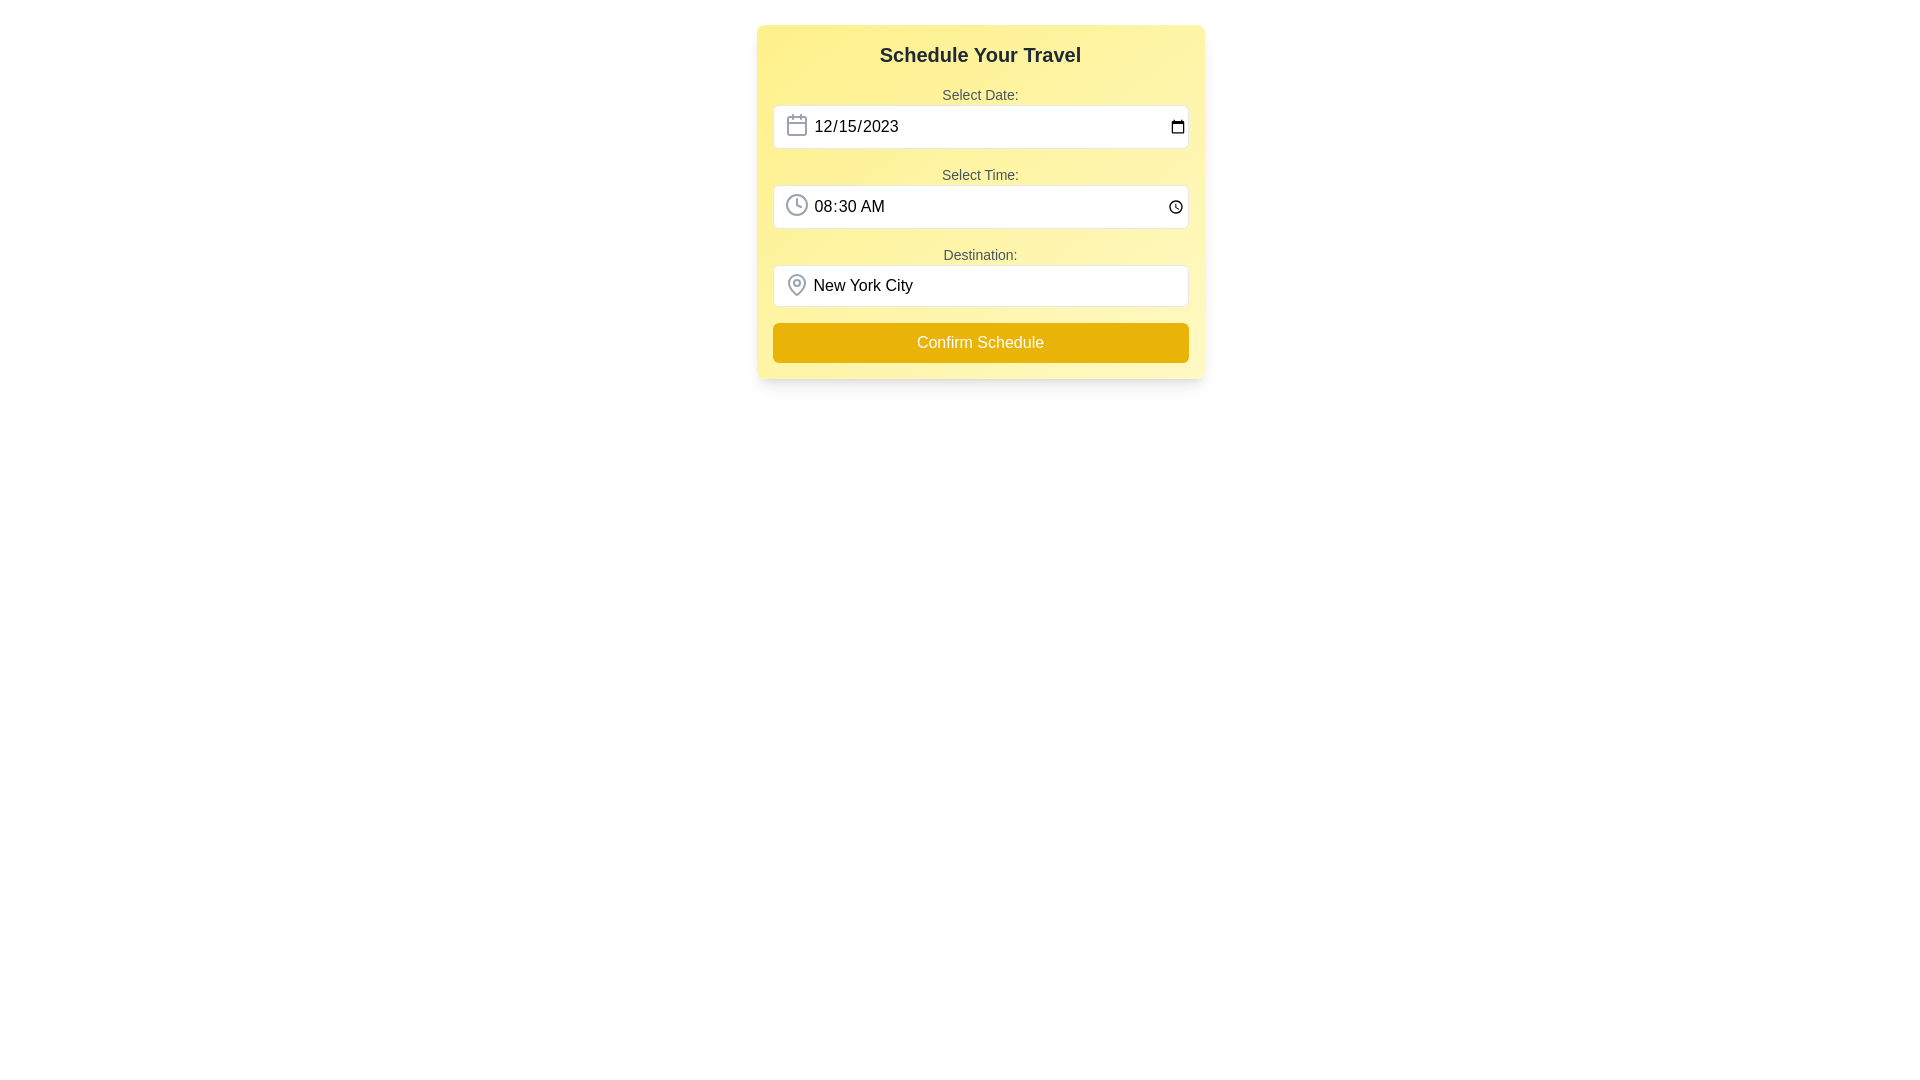 The image size is (1920, 1080). Describe the element at coordinates (980, 253) in the screenshot. I see `the text label that reads 'Destination:', styled with a small, gray font, which is positioned directly above the destination input field in the travel scheduling UI` at that location.